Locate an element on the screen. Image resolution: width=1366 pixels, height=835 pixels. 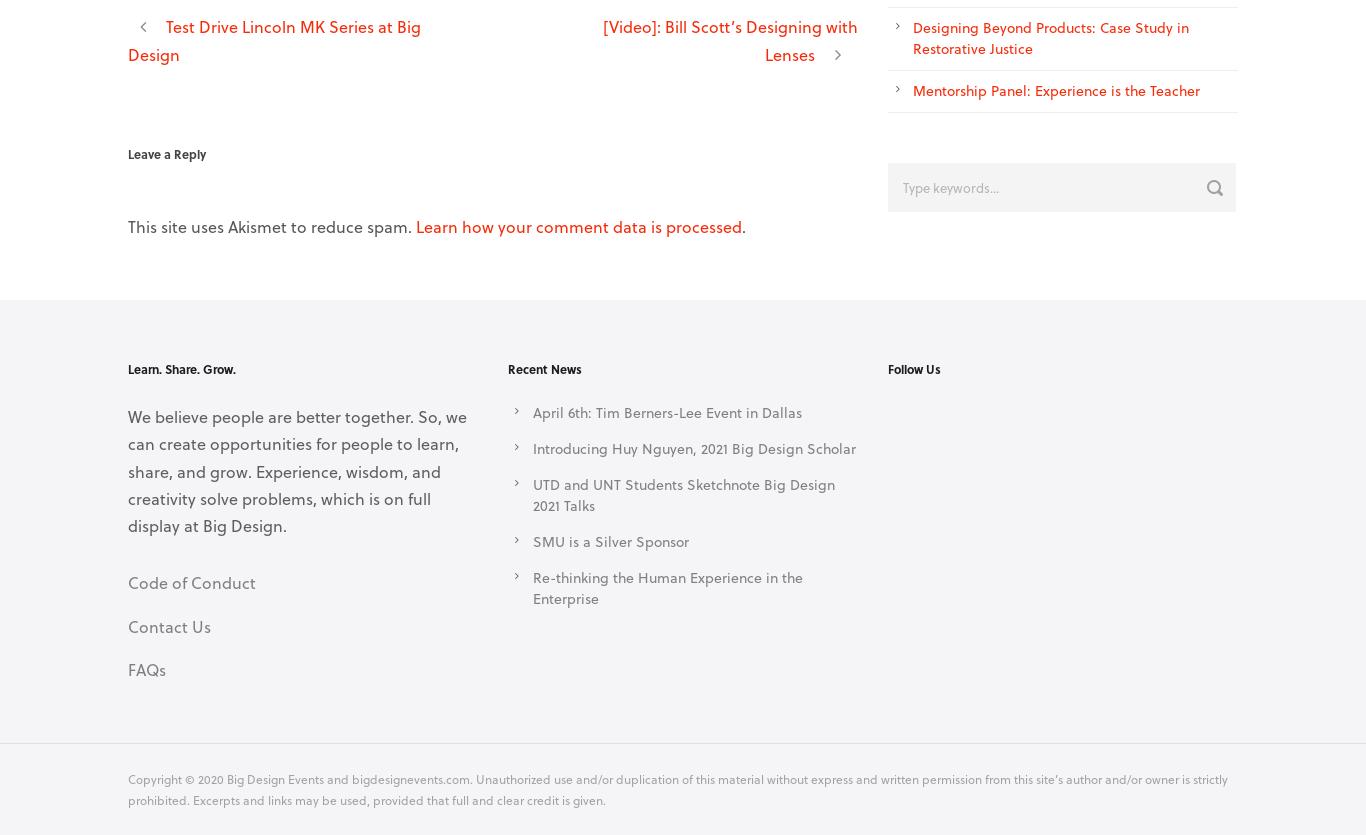
'Code of Conduct' is located at coordinates (191, 582).